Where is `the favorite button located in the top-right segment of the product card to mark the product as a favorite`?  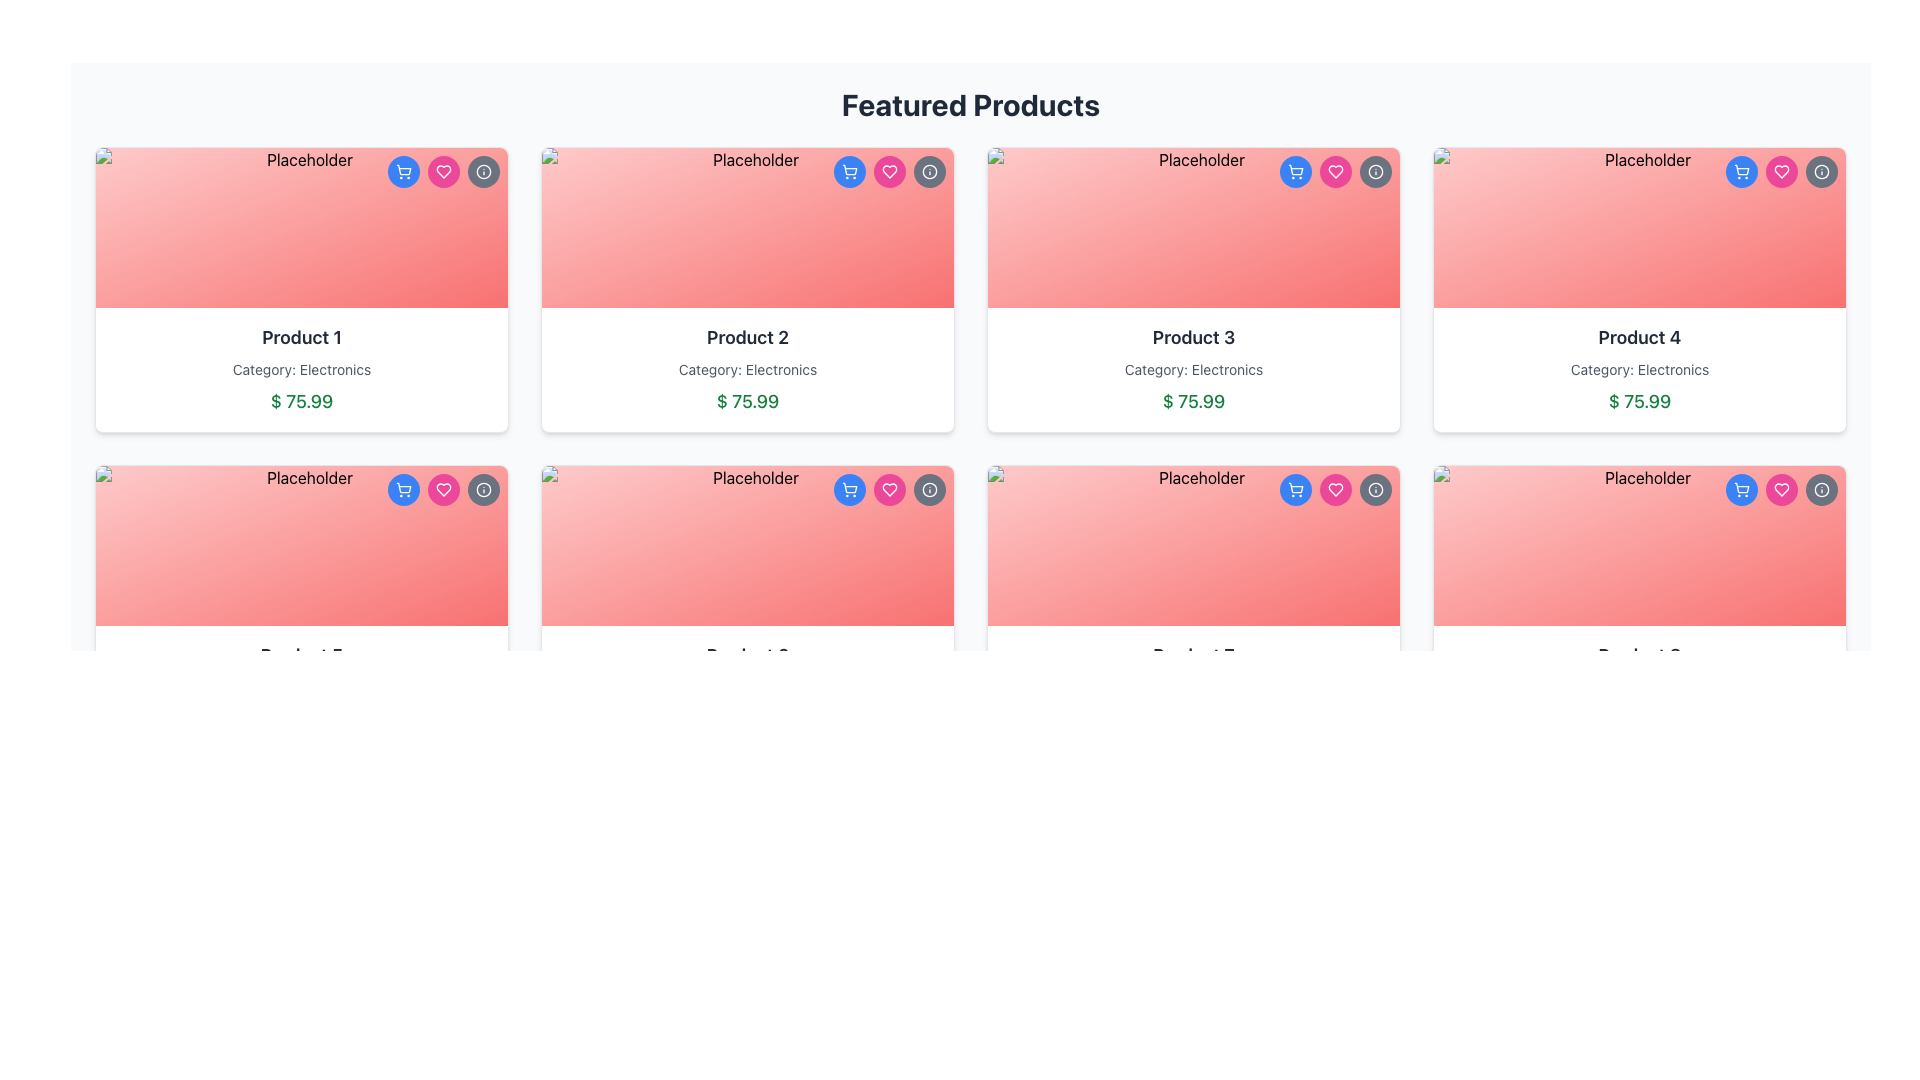
the favorite button located in the top-right segment of the product card to mark the product as a favorite is located at coordinates (1781, 171).